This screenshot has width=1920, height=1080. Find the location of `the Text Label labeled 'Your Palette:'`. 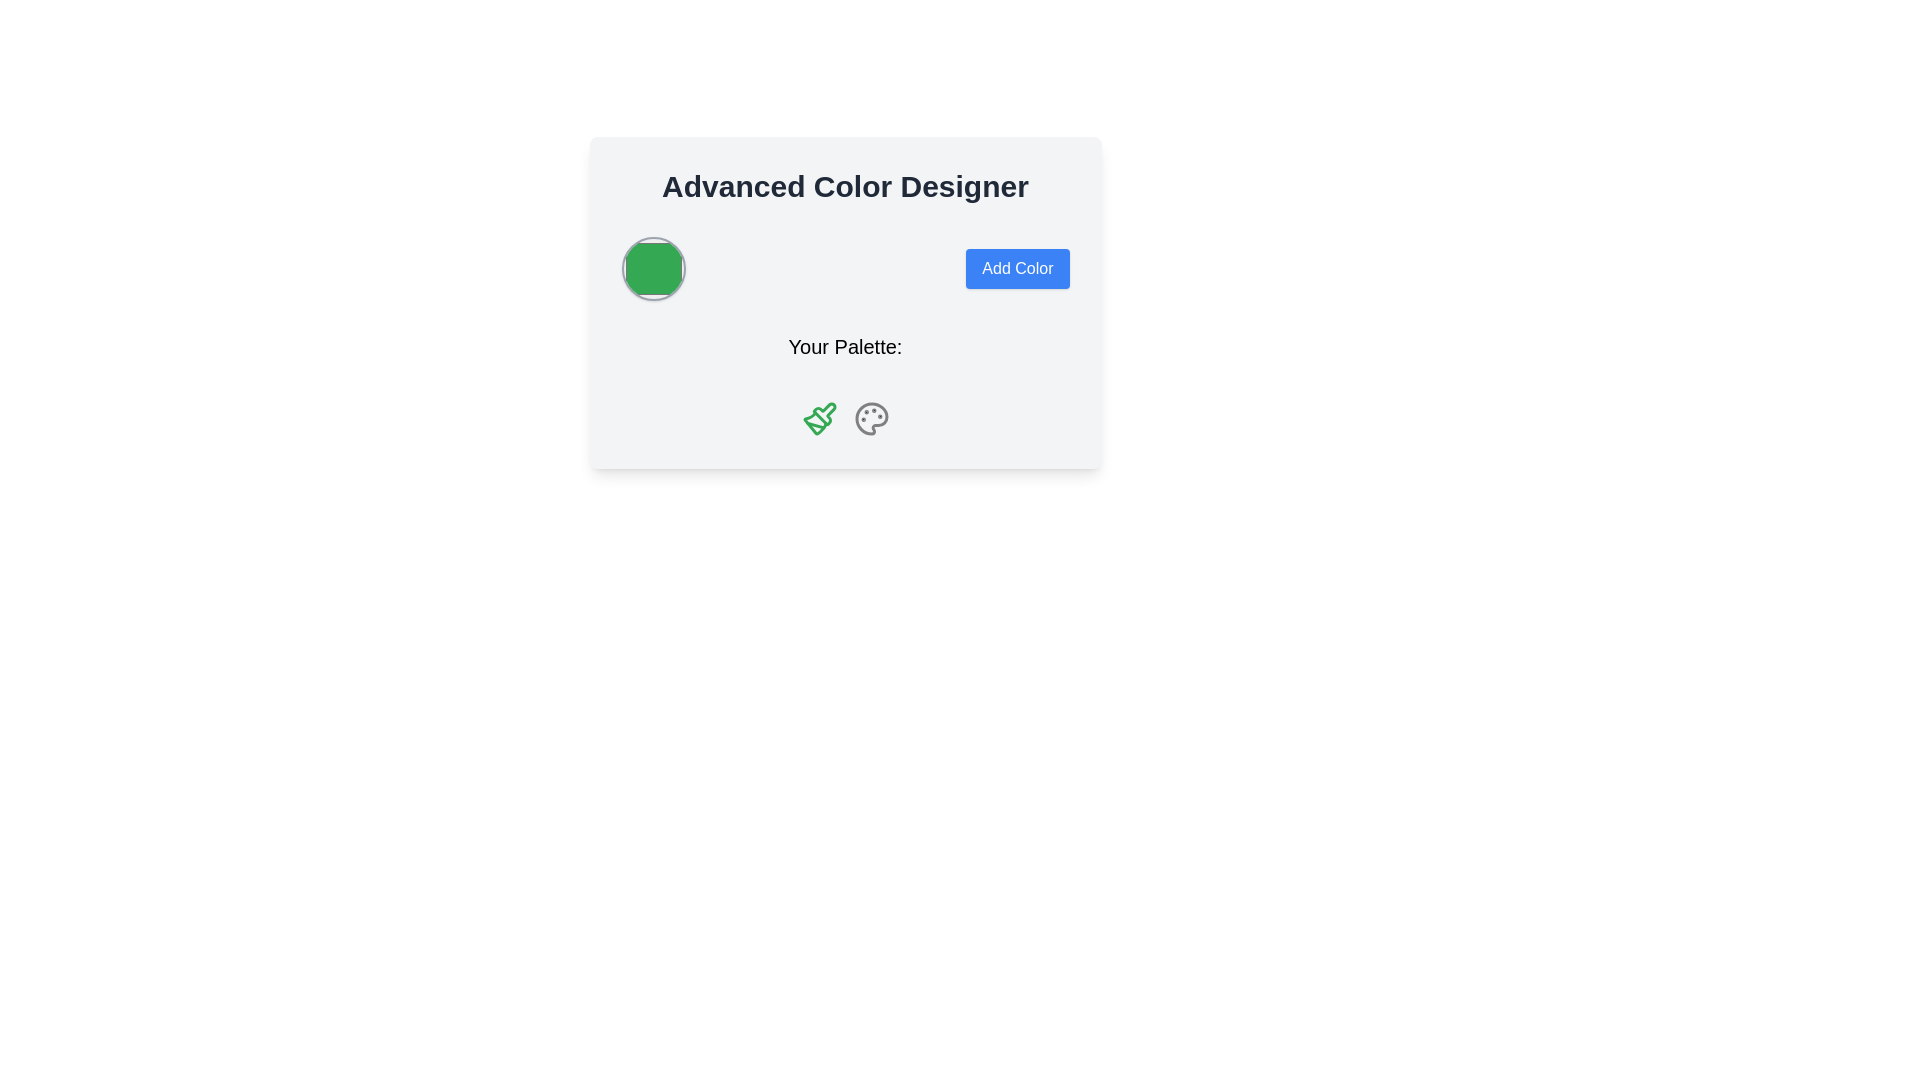

the Text Label labeled 'Your Palette:' is located at coordinates (845, 346).